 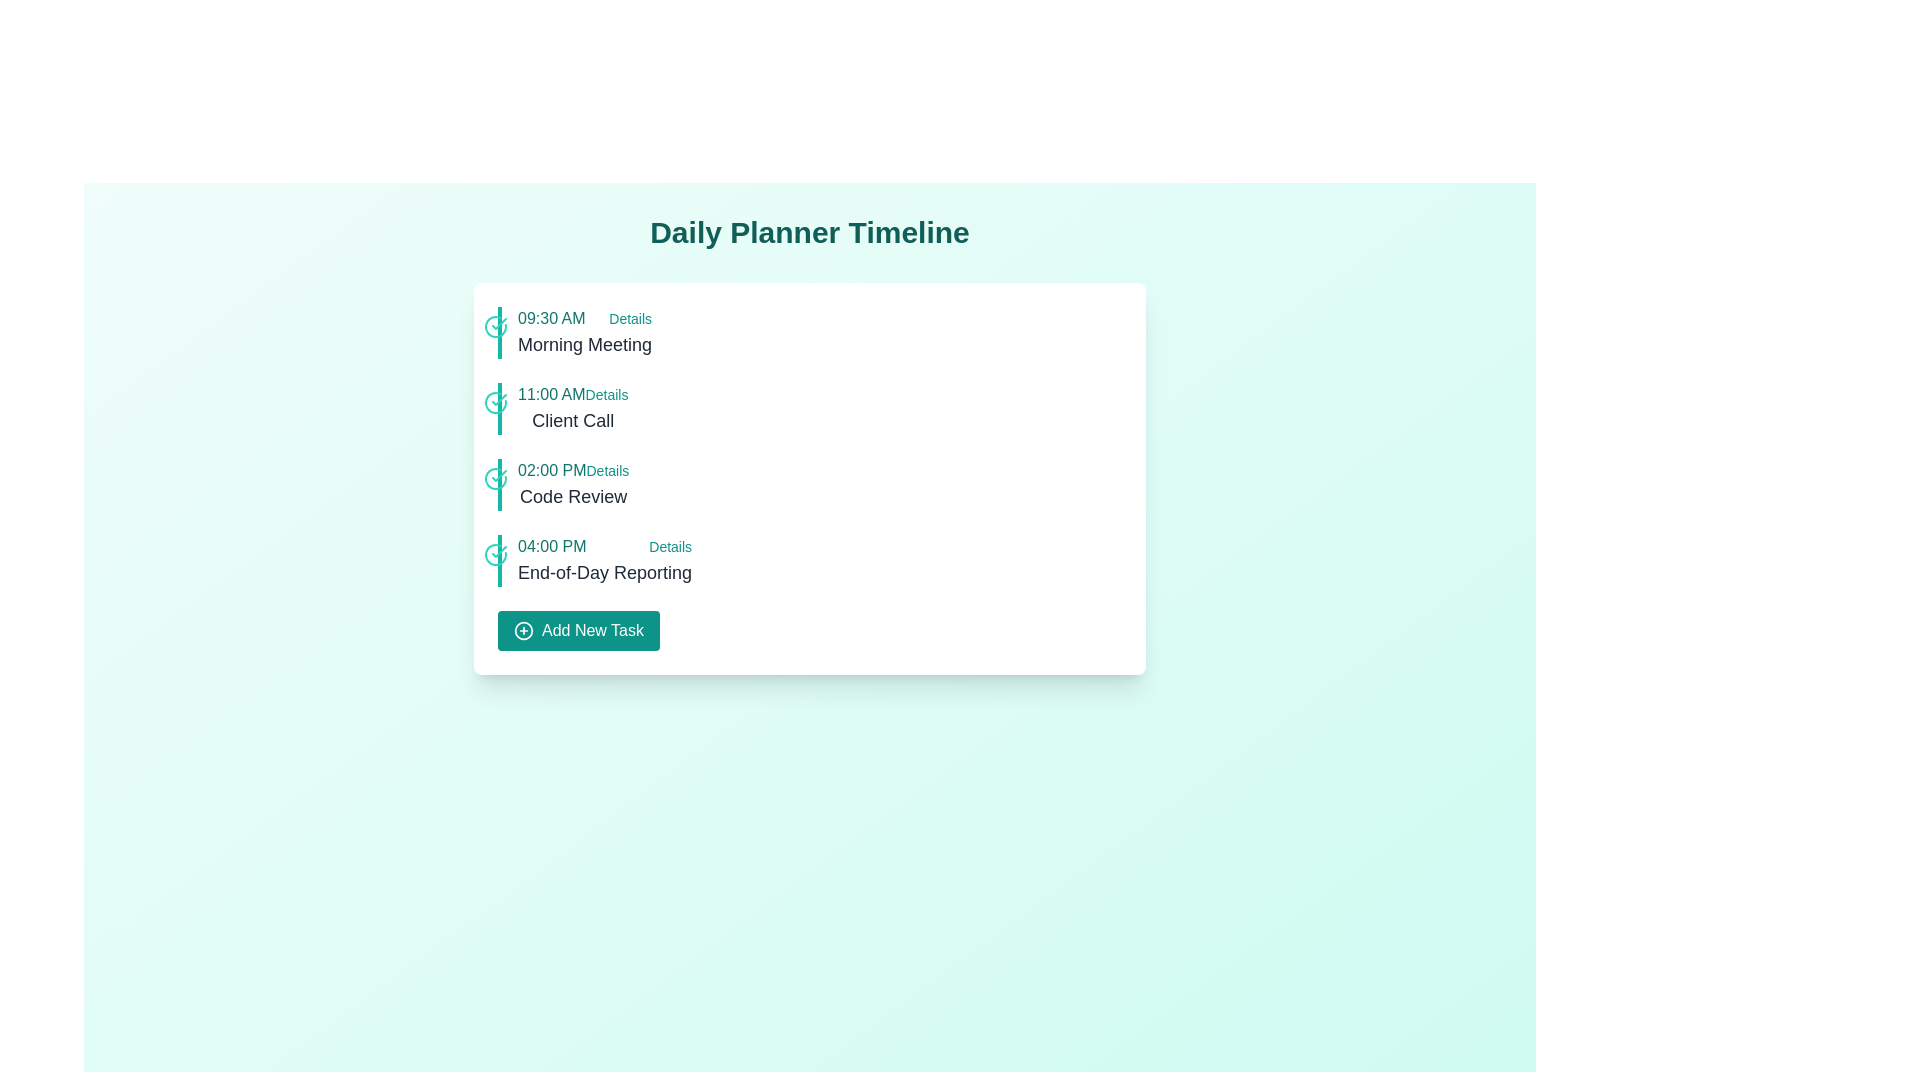 I want to click on the teal checkmark icon with a circular border located to the left of the '04:00 PM Details End-of-Day Reporting' timeline entry, so click(x=495, y=555).